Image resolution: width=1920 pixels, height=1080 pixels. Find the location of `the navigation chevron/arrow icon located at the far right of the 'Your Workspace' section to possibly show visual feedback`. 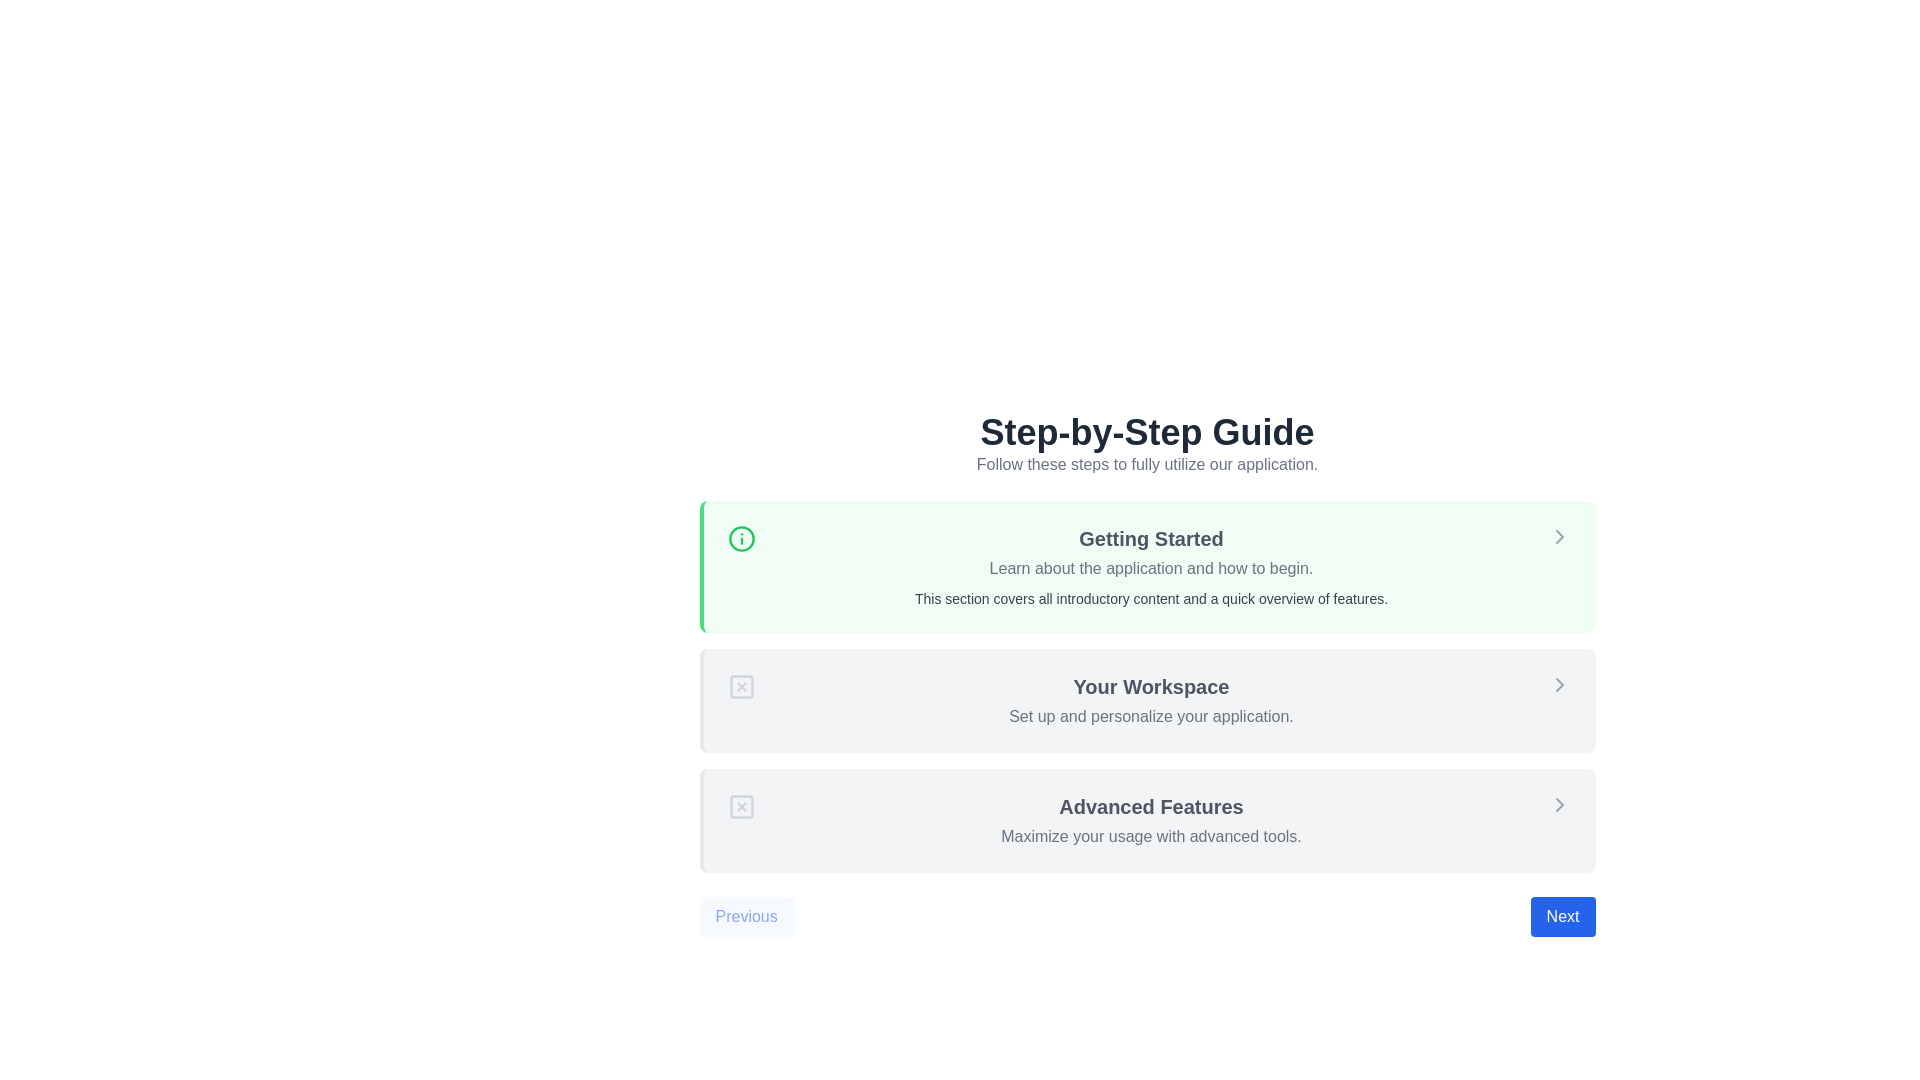

the navigation chevron/arrow icon located at the far right of the 'Your Workspace' section to possibly show visual feedback is located at coordinates (1558, 684).